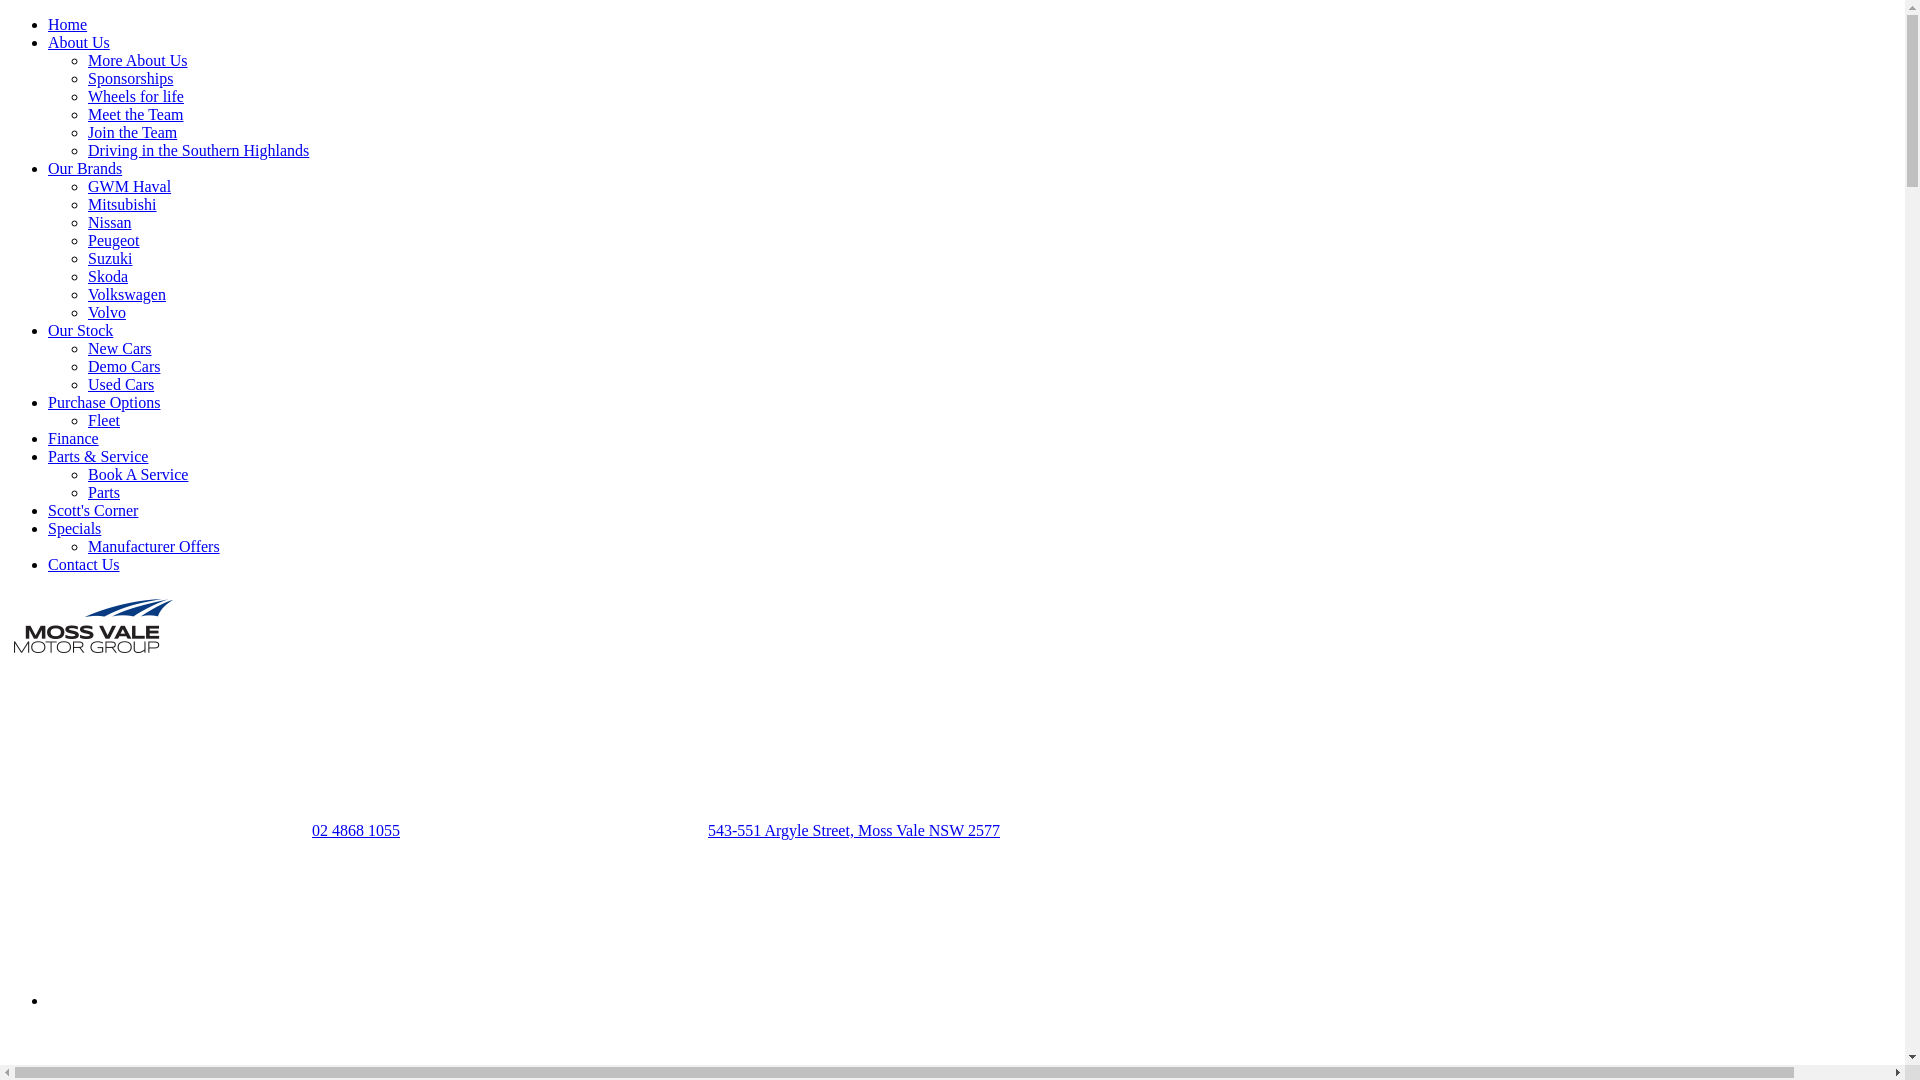 The width and height of the screenshot is (1920, 1080). Describe the element at coordinates (198, 149) in the screenshot. I see `'Driving in the Southern Highlands'` at that location.